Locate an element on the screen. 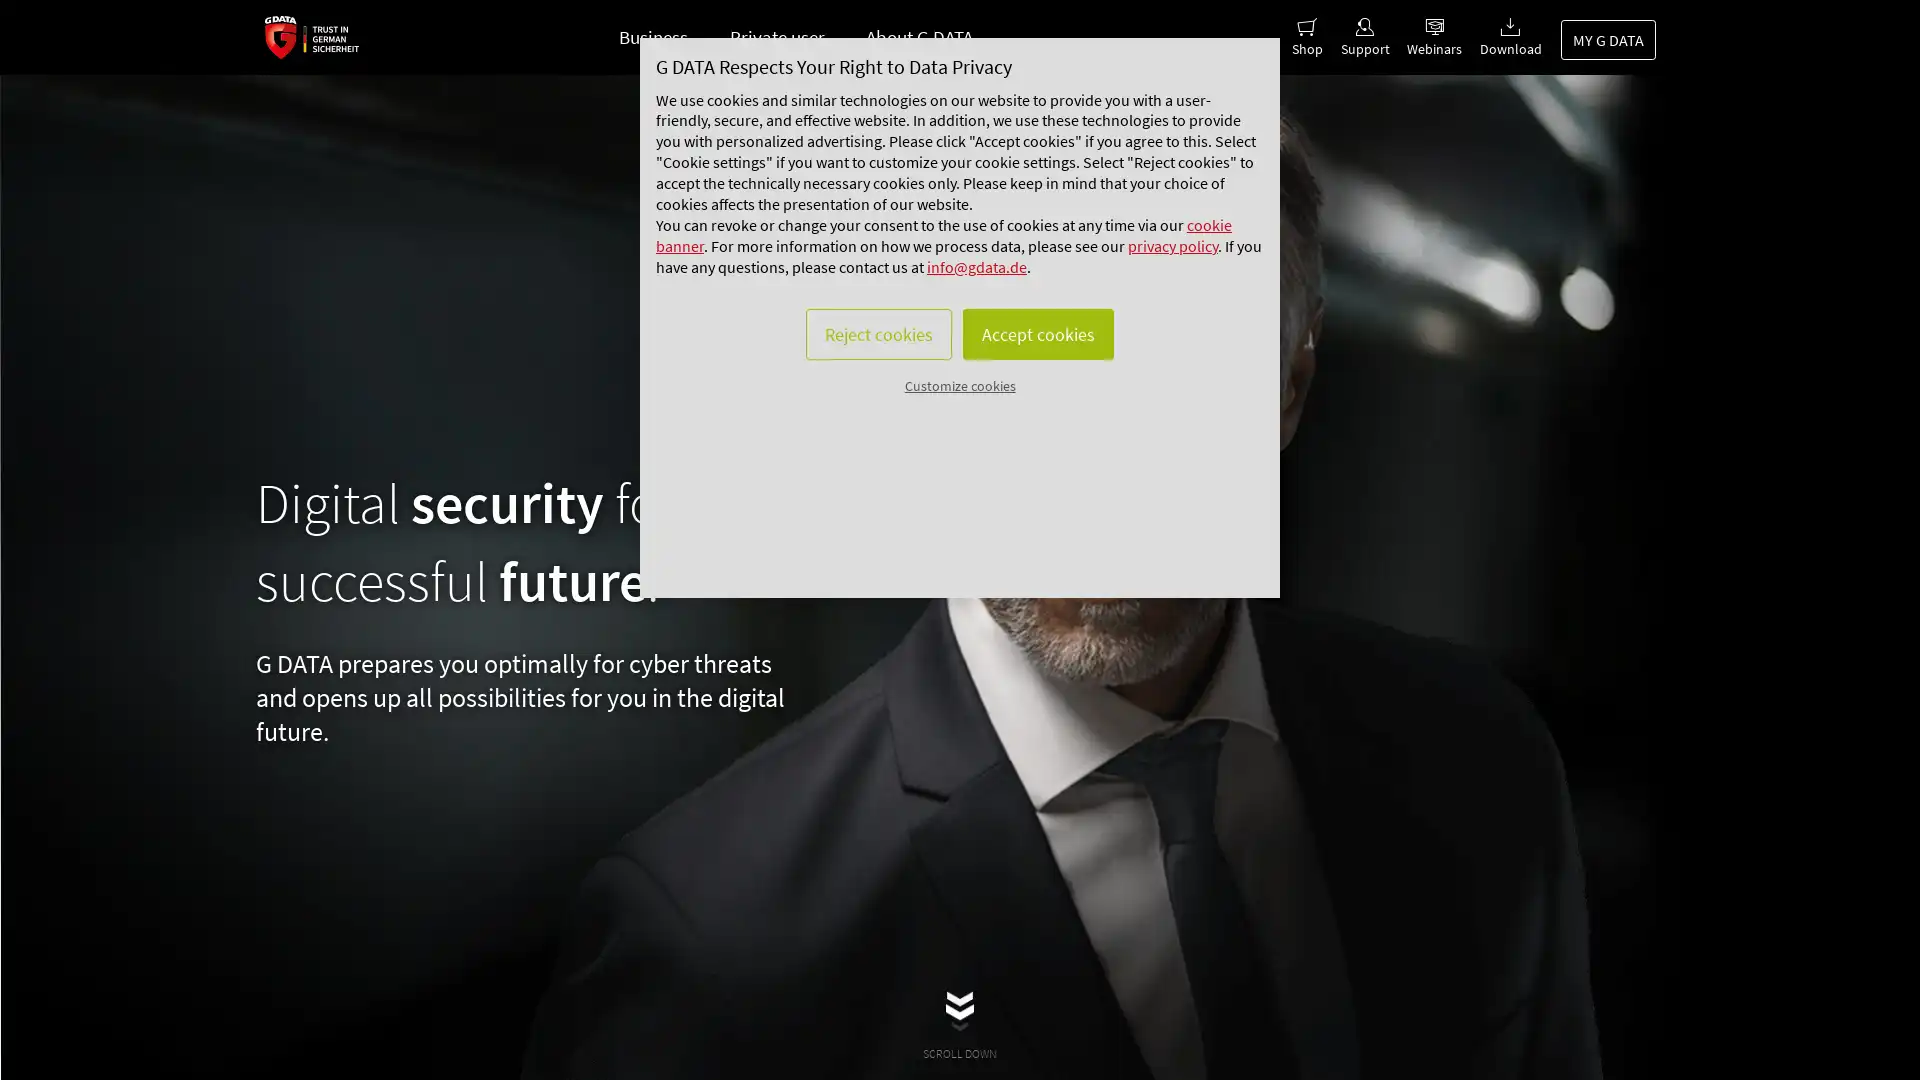 The image size is (1920, 1080). Reject cookies is located at coordinates (868, 396).